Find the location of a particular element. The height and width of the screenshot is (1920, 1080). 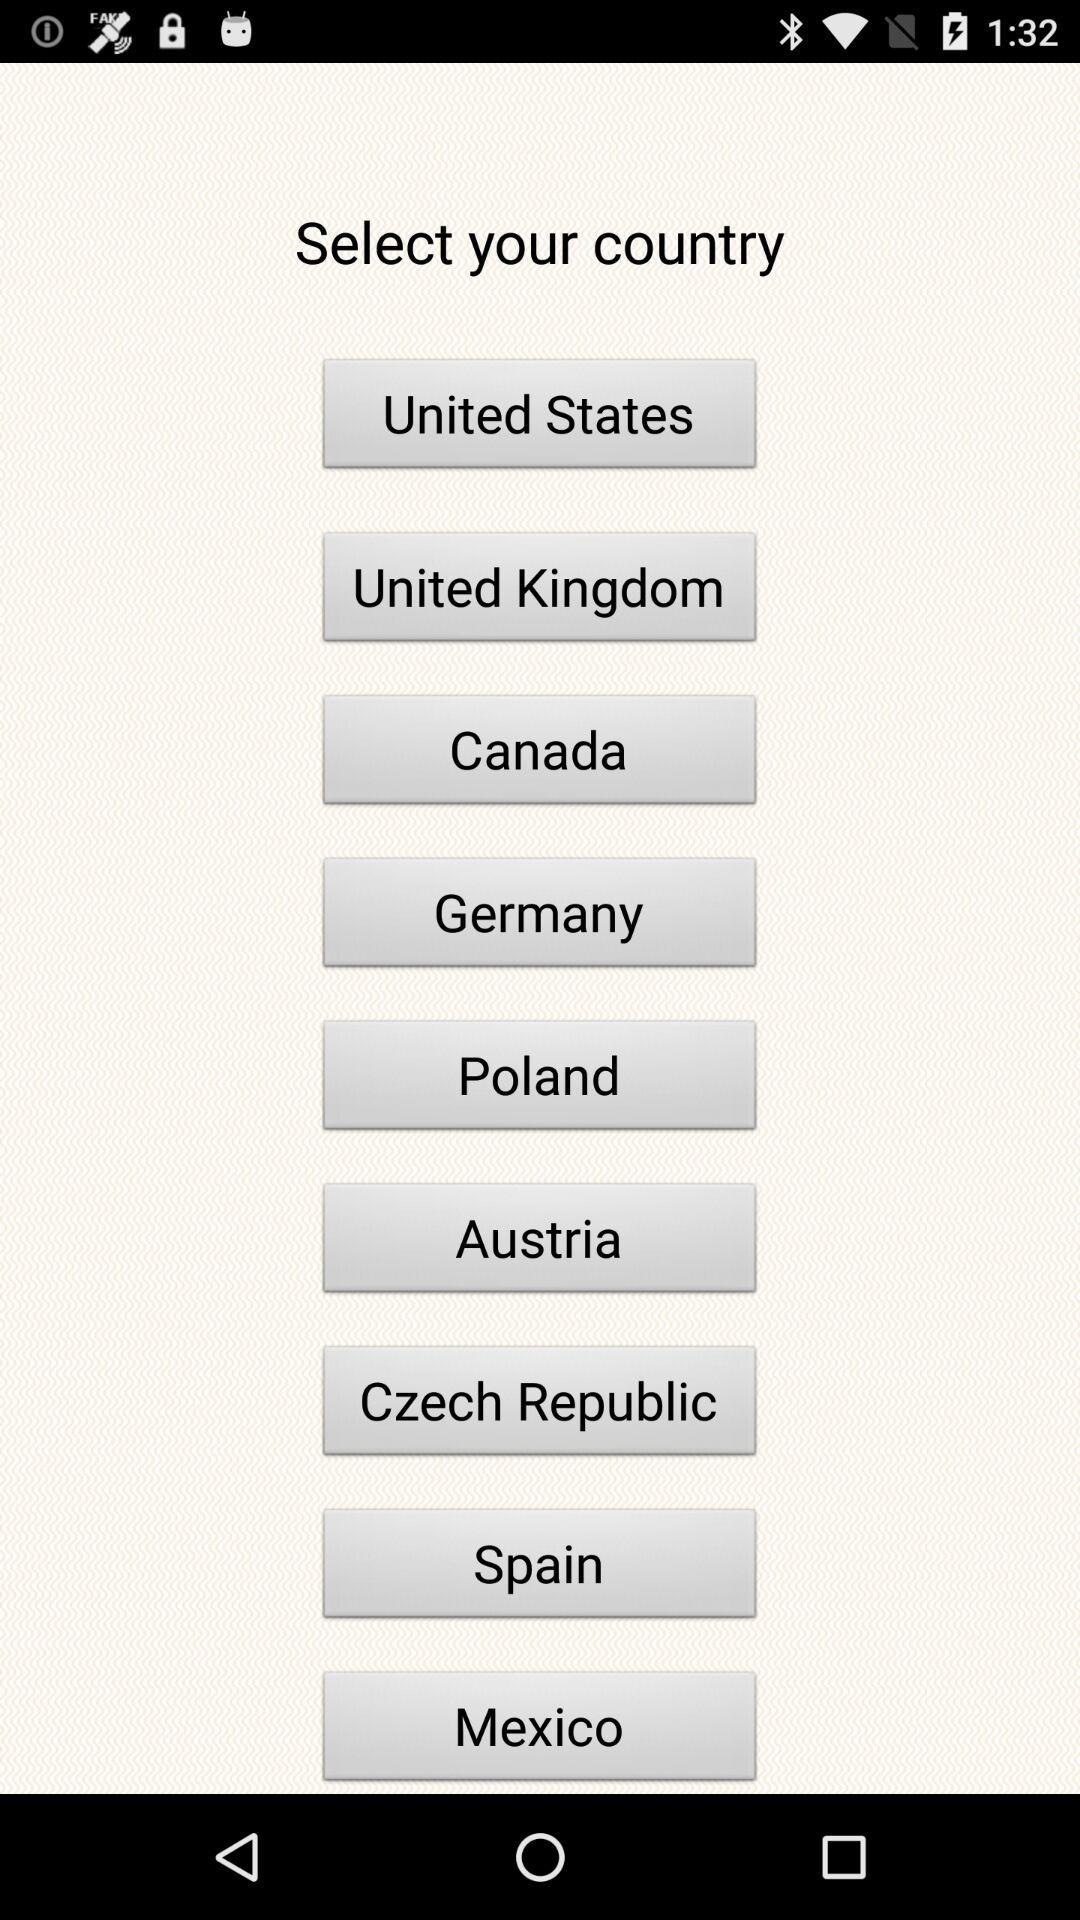

icon above poland item is located at coordinates (540, 916).